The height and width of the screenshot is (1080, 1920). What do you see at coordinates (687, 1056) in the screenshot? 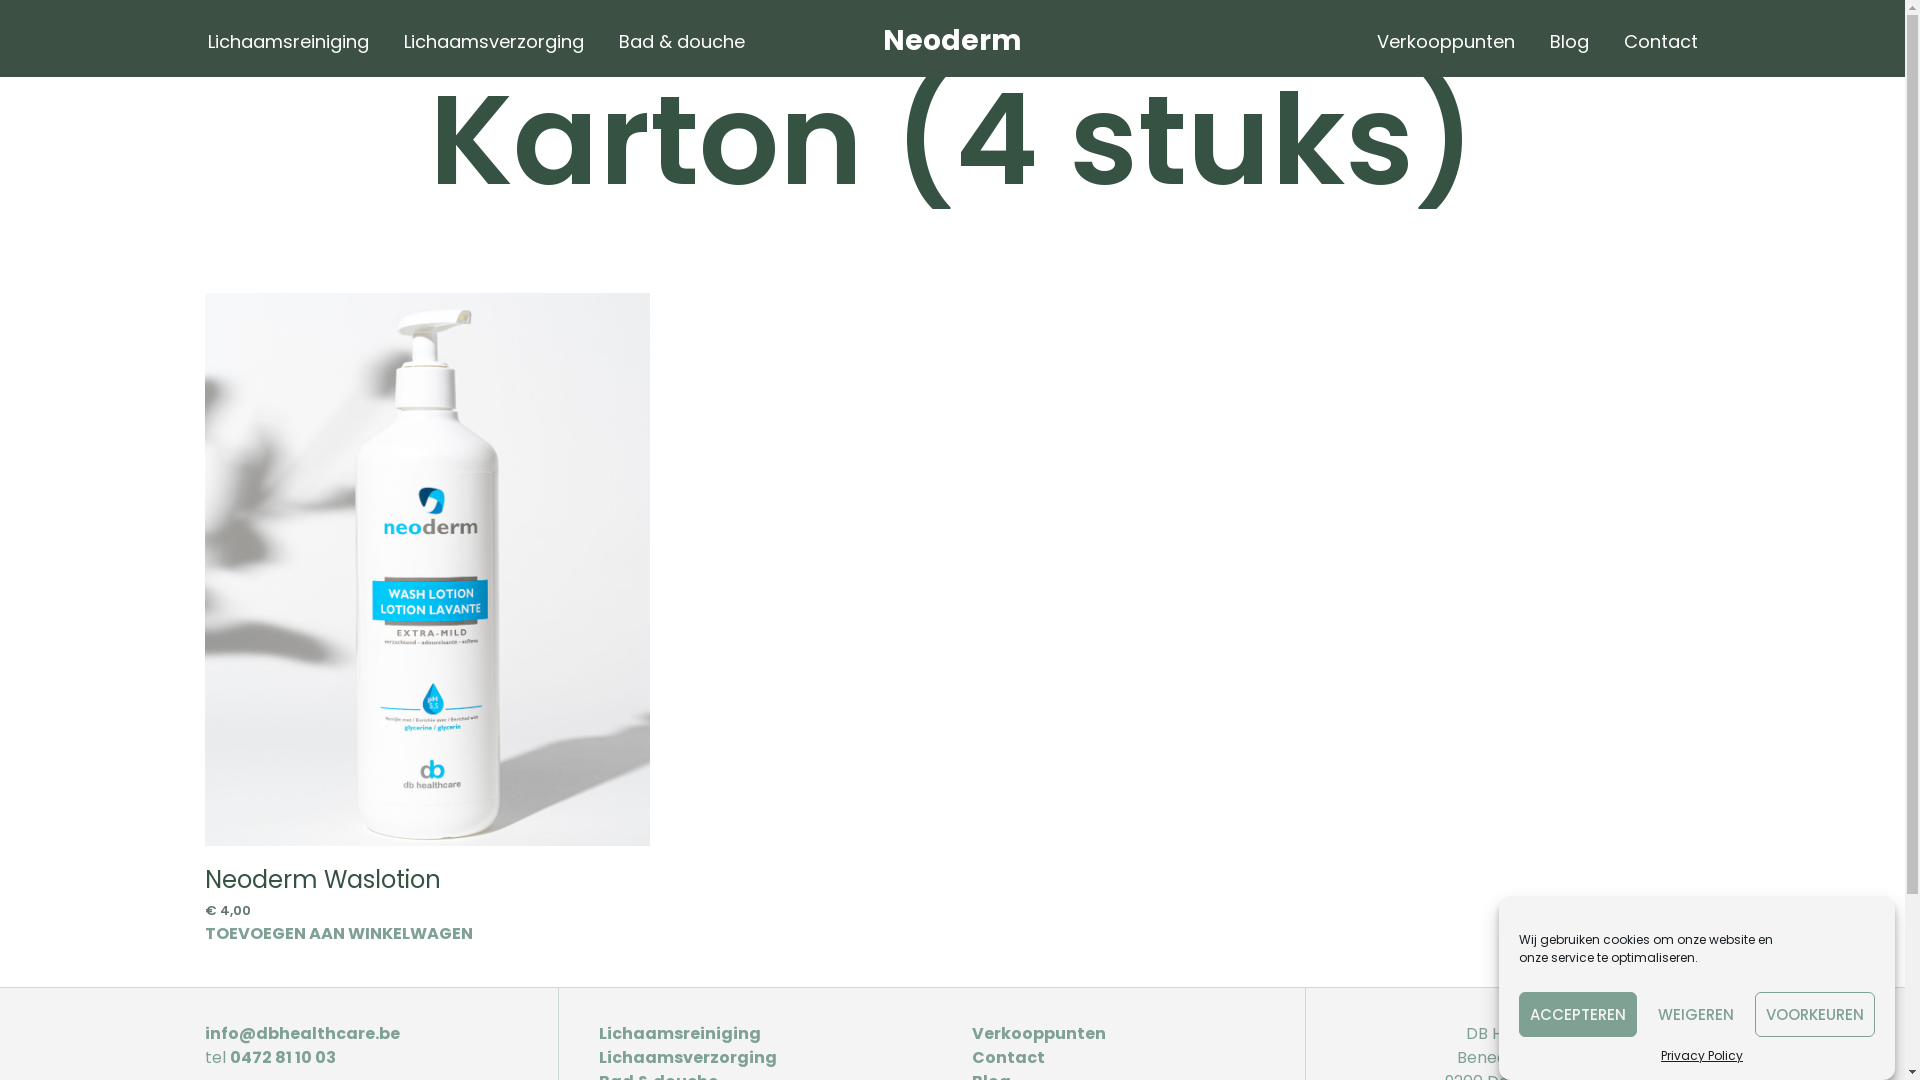
I see `'Lichaamsverzorging'` at bounding box center [687, 1056].